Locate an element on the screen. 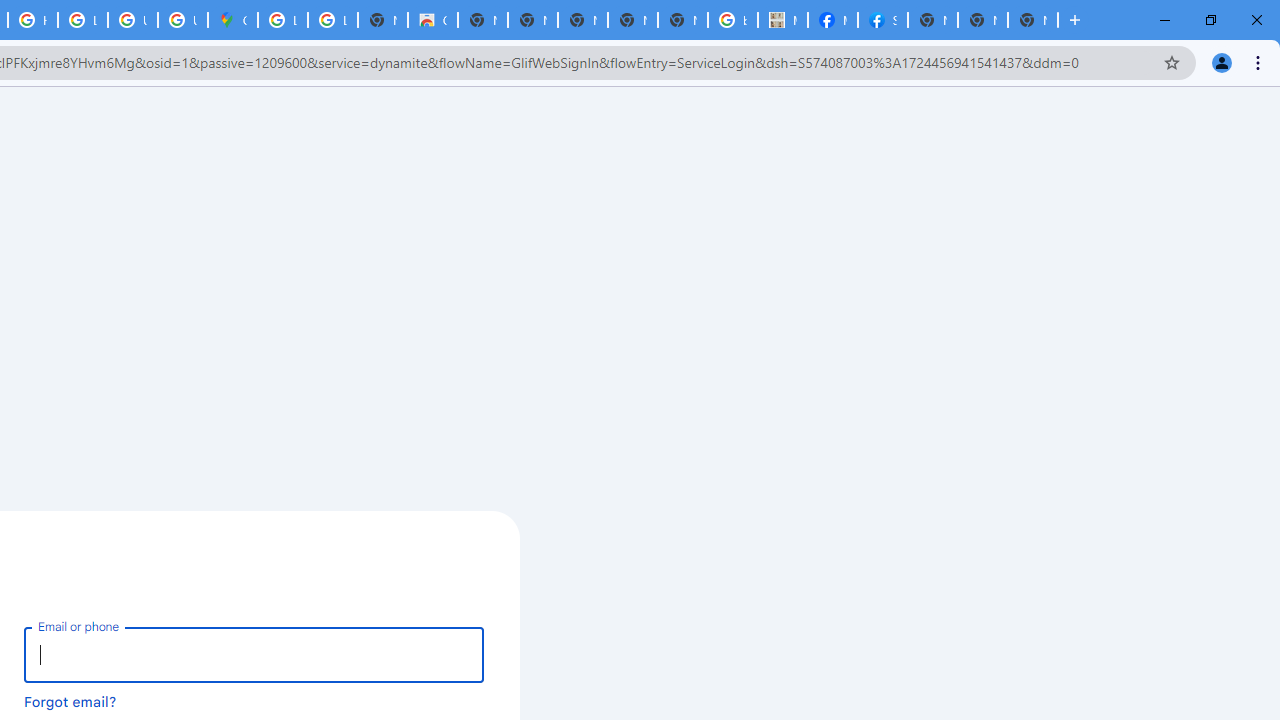  'Forgot email?' is located at coordinates (70, 700).